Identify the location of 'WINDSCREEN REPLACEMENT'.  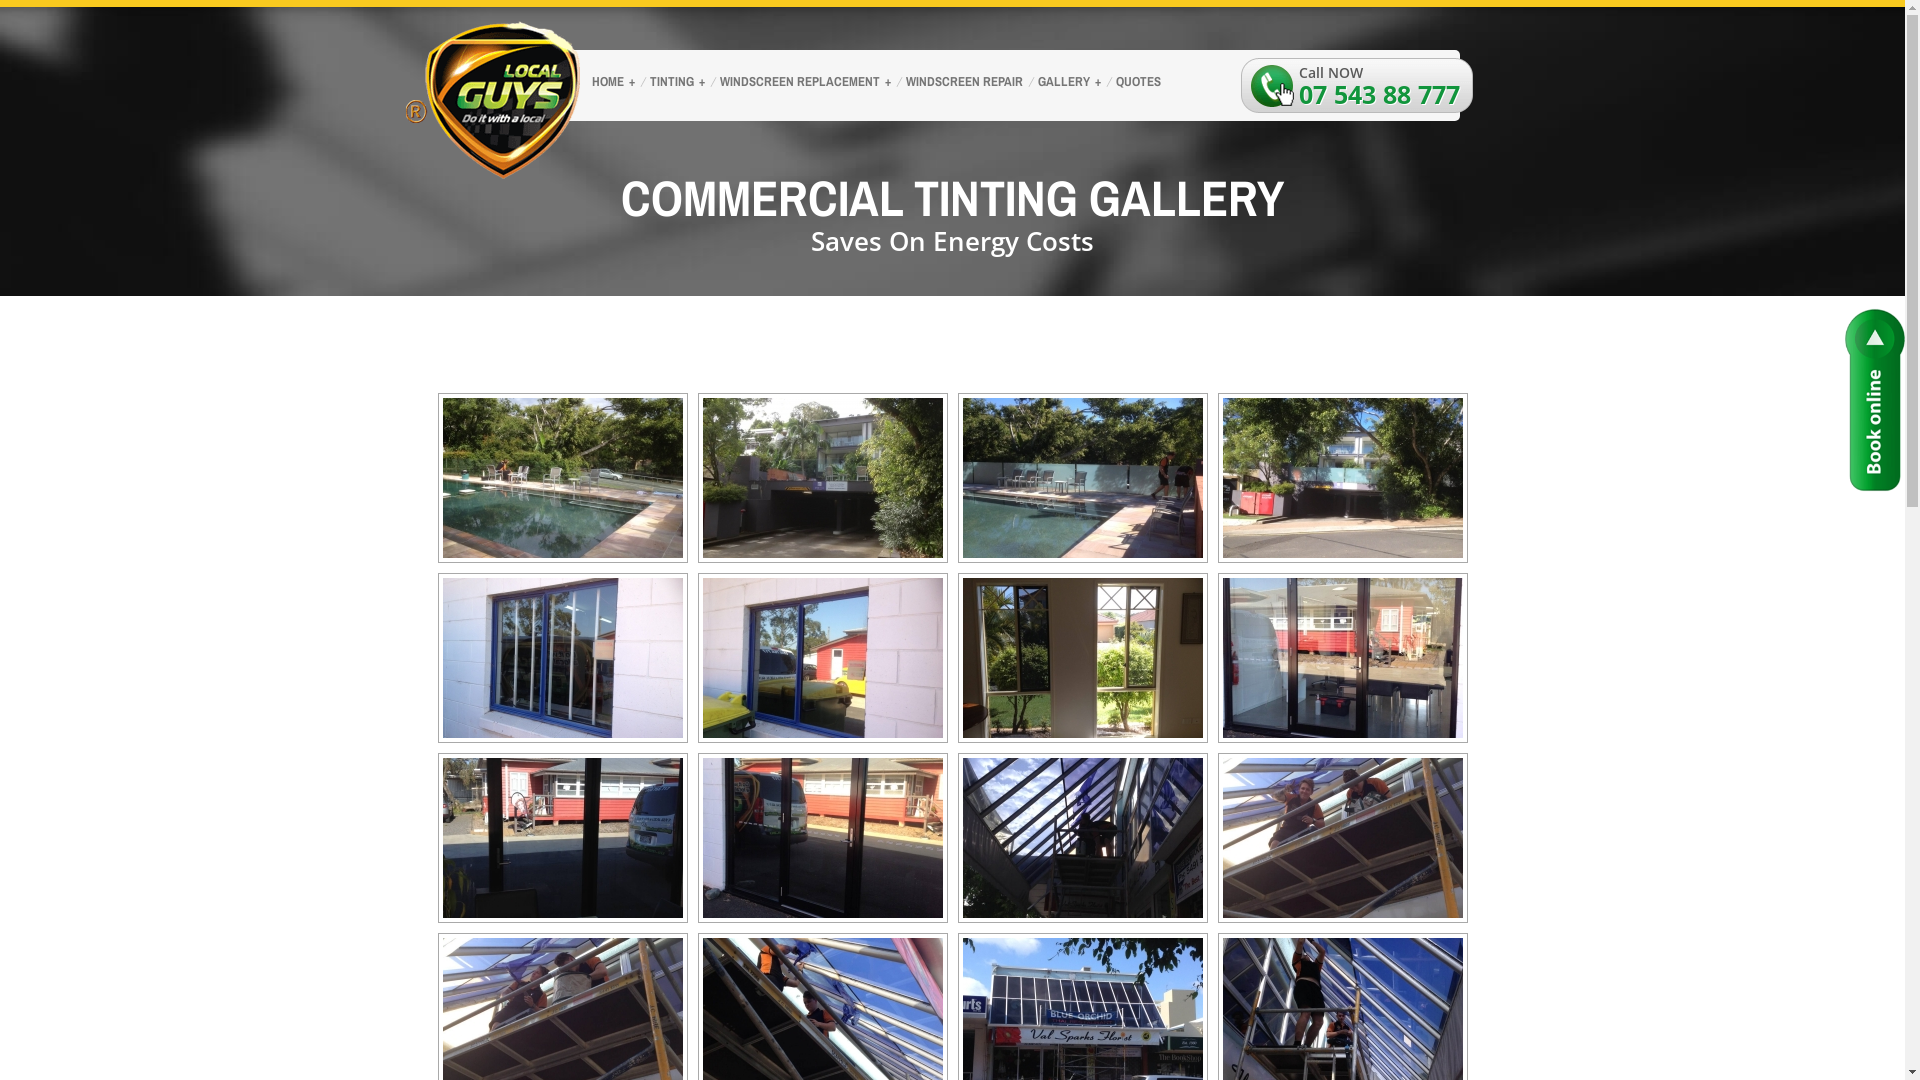
(802, 83).